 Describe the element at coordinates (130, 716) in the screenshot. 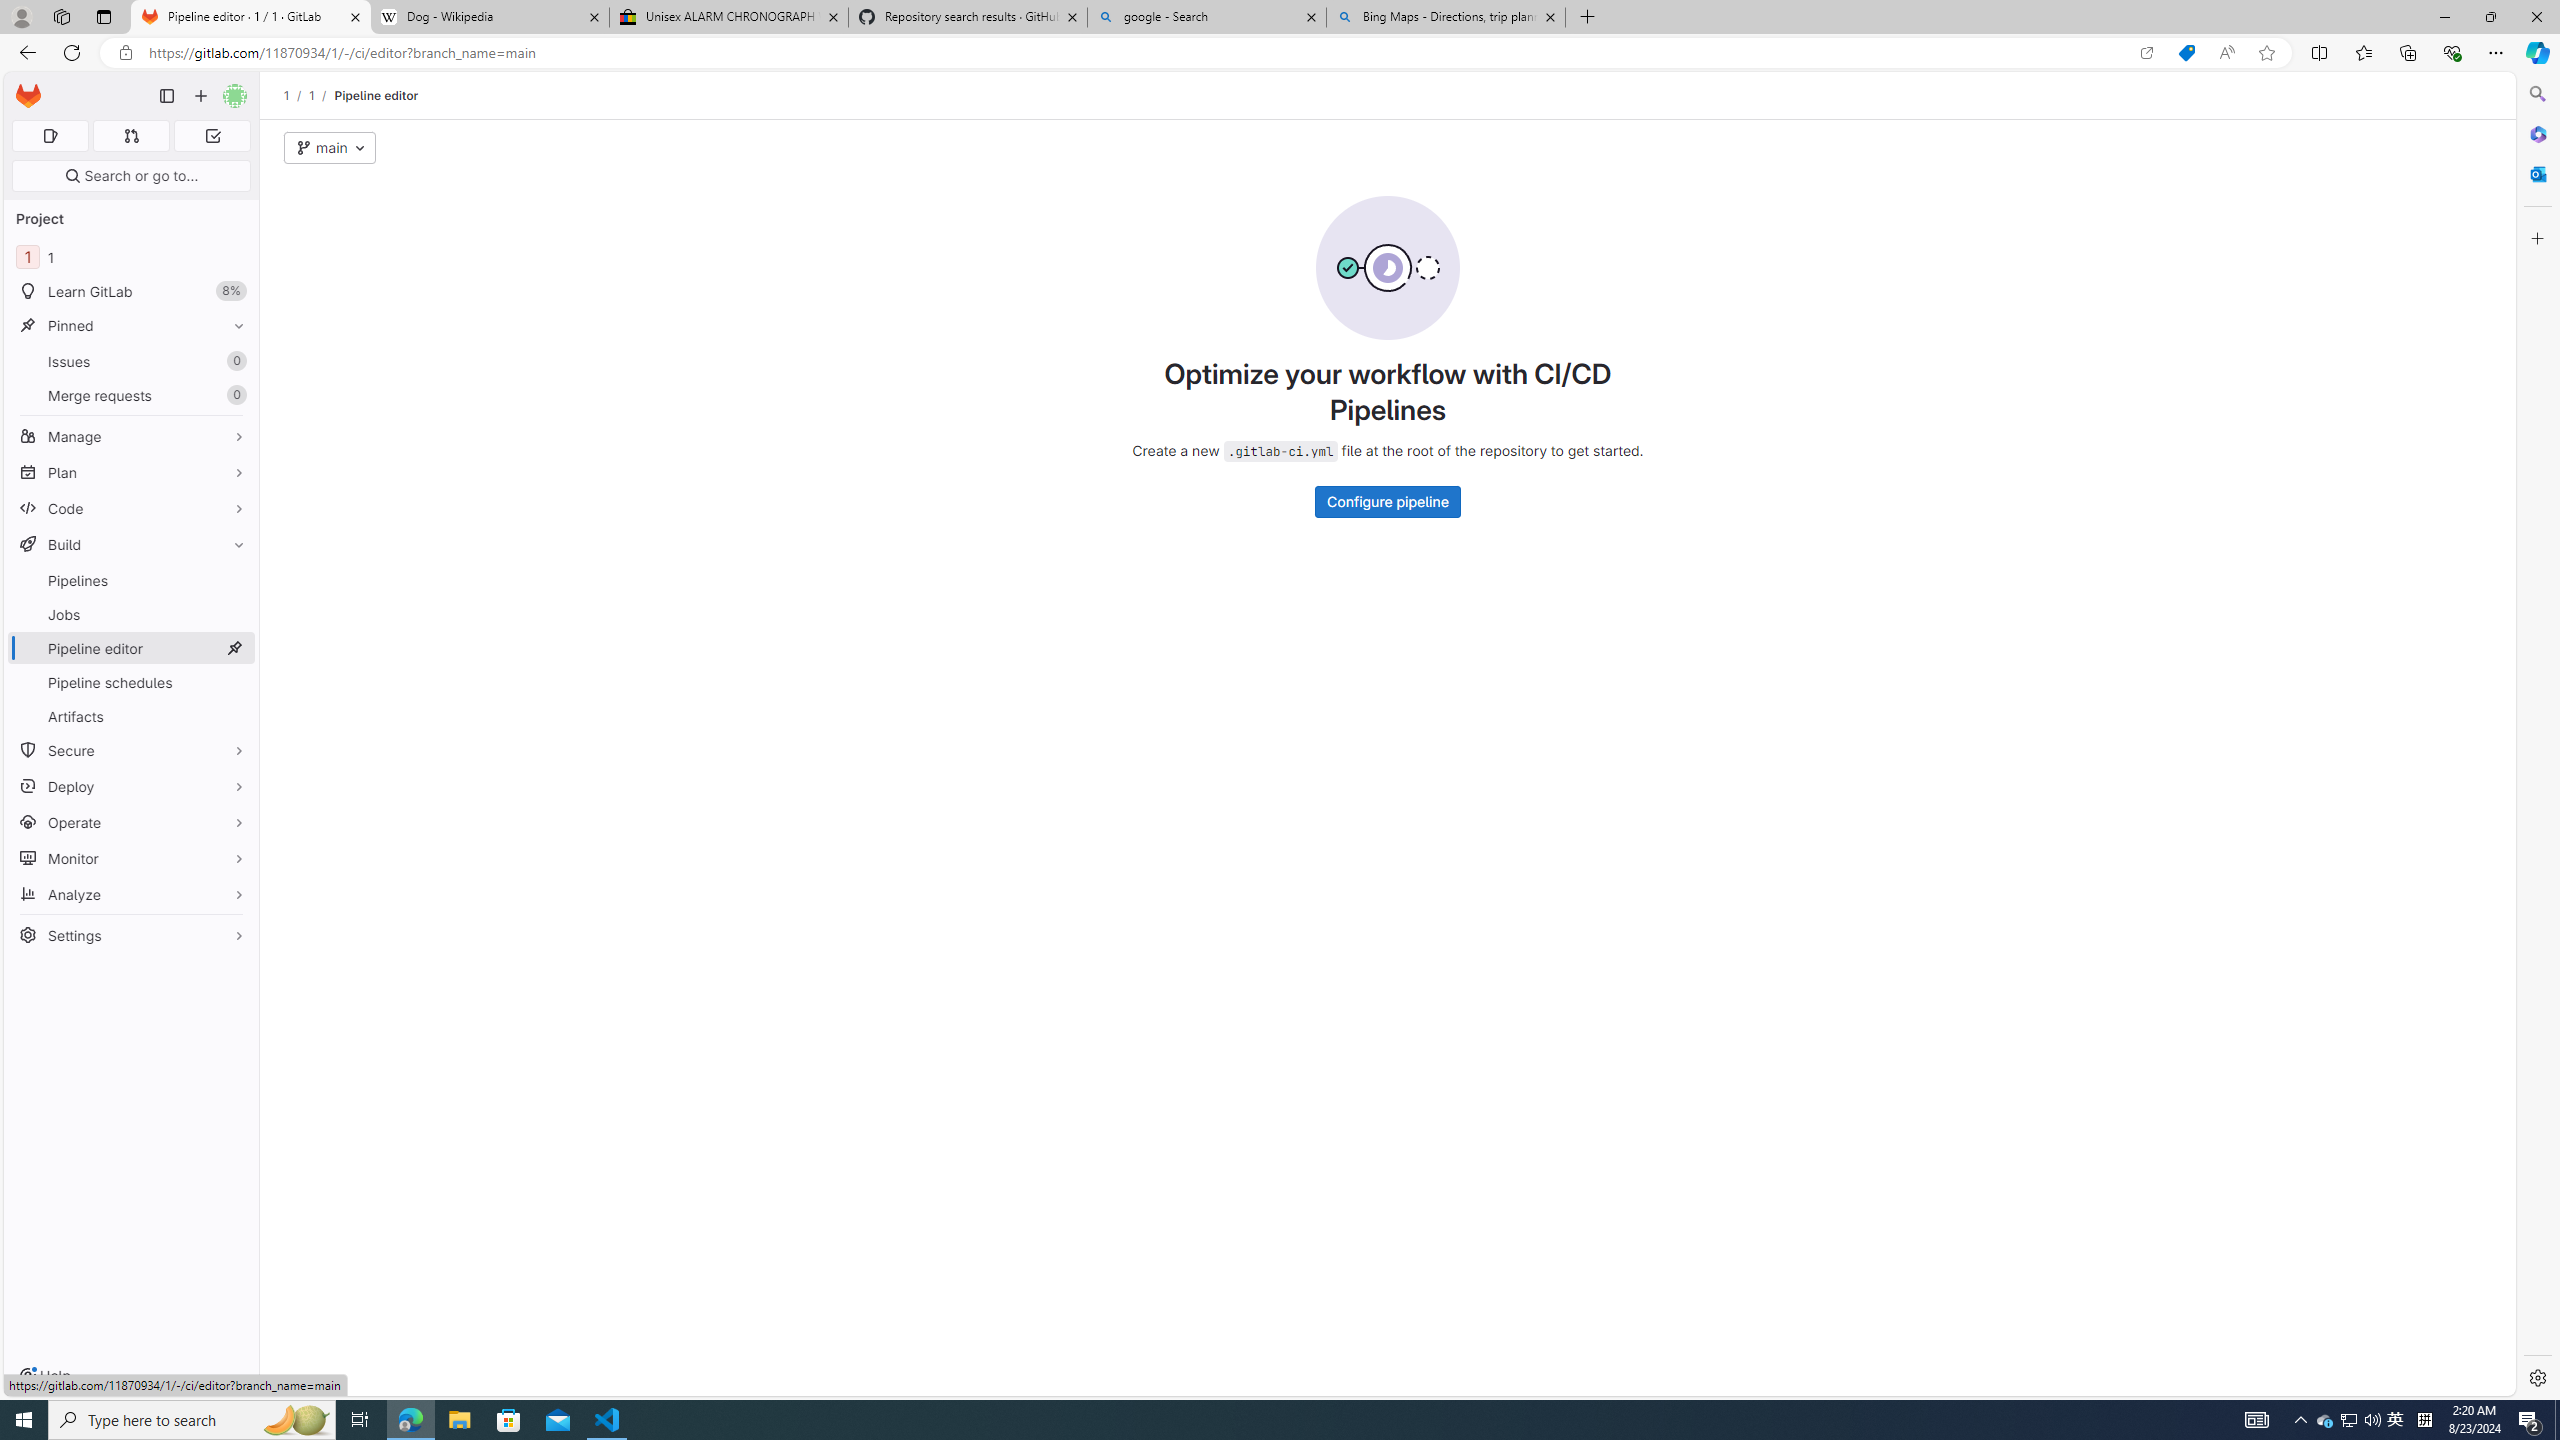

I see `'Artifacts'` at that location.